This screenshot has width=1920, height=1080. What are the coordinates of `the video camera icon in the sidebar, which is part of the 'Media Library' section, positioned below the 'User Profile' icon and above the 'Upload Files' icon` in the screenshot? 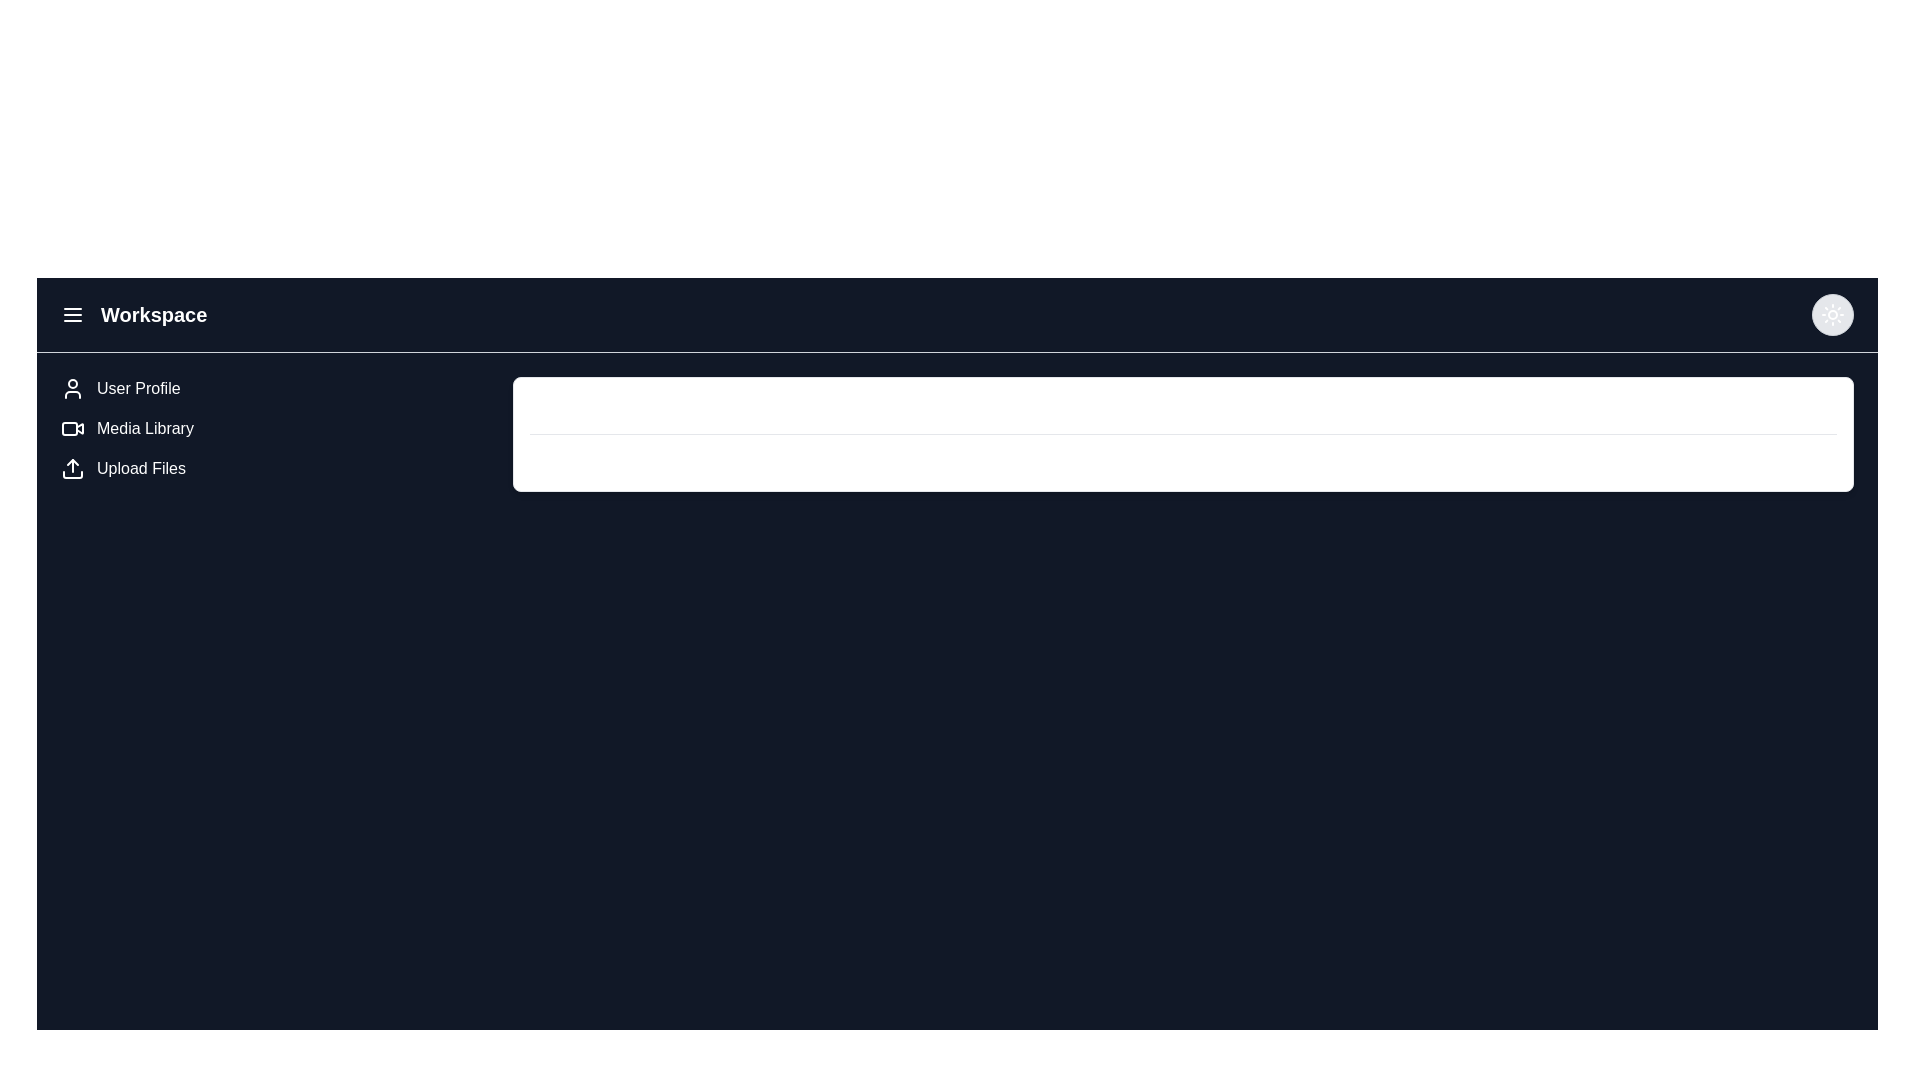 It's located at (72, 427).